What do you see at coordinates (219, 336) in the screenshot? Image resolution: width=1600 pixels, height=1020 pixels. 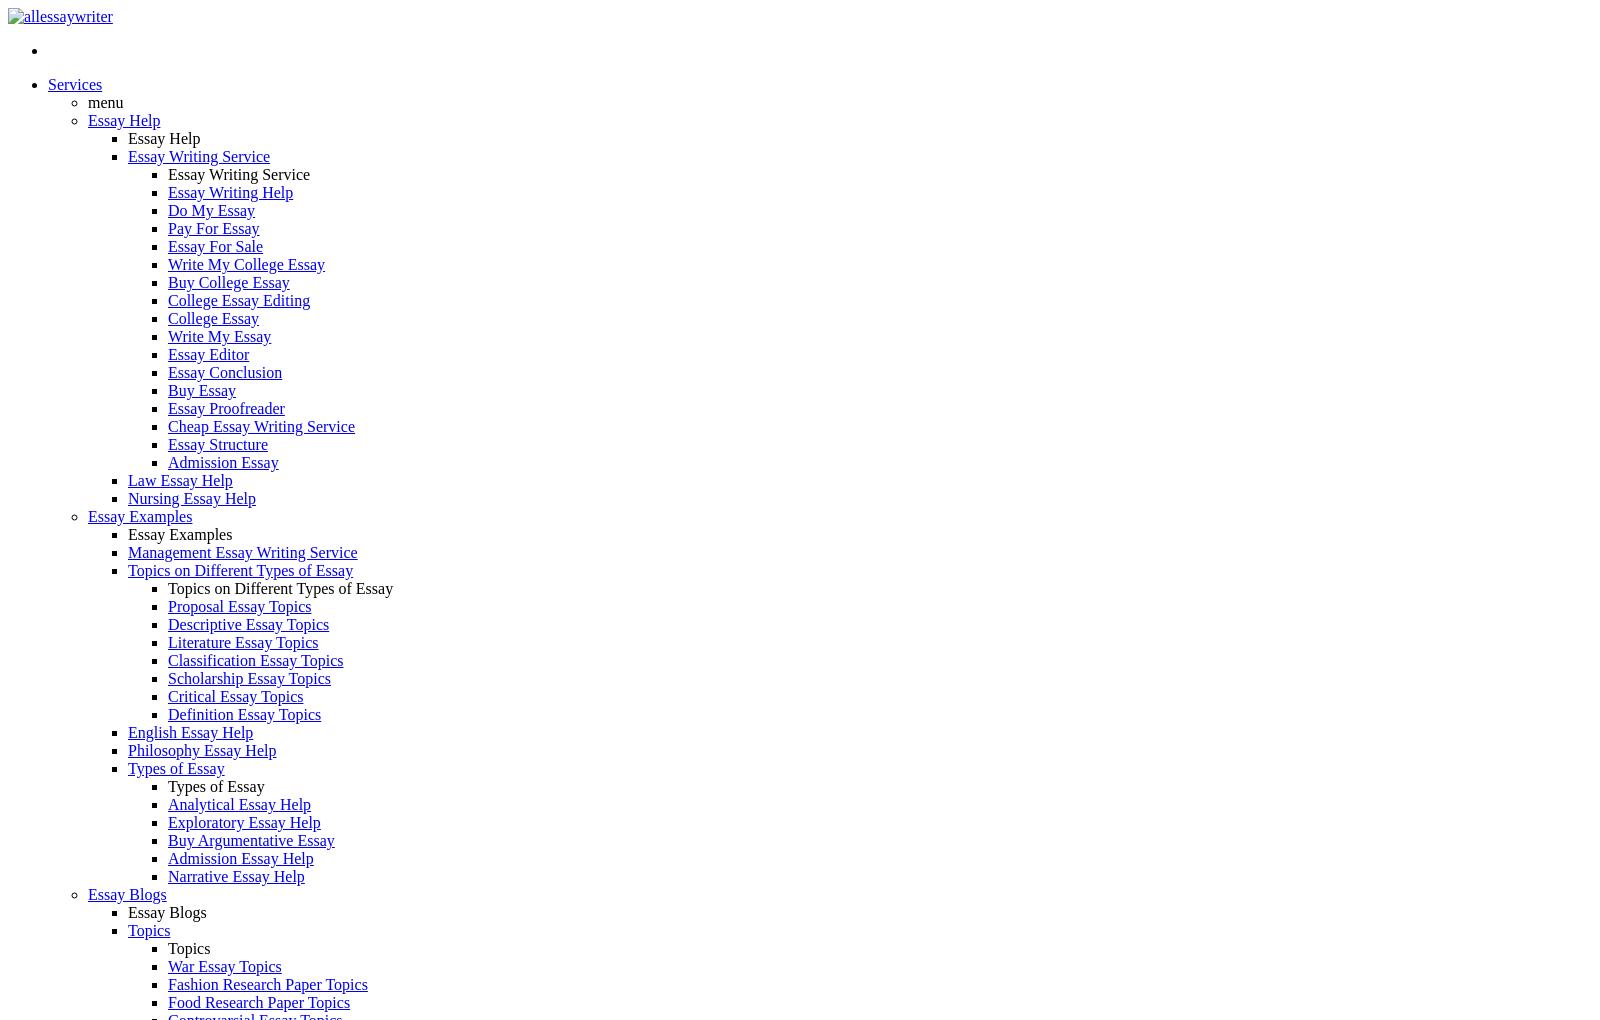 I see `'Write My Essay'` at bounding box center [219, 336].